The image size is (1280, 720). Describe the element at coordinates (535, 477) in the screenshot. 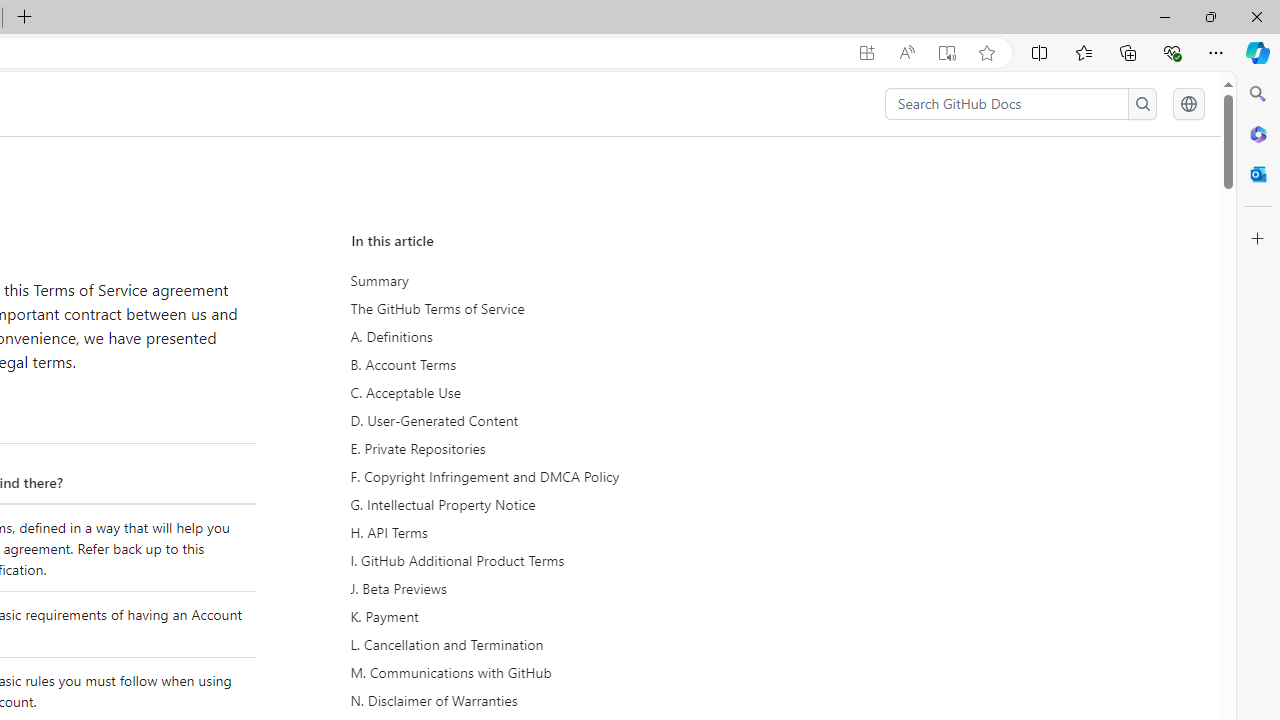

I see `'F. Copyright Infringement and DMCA Policy'` at that location.